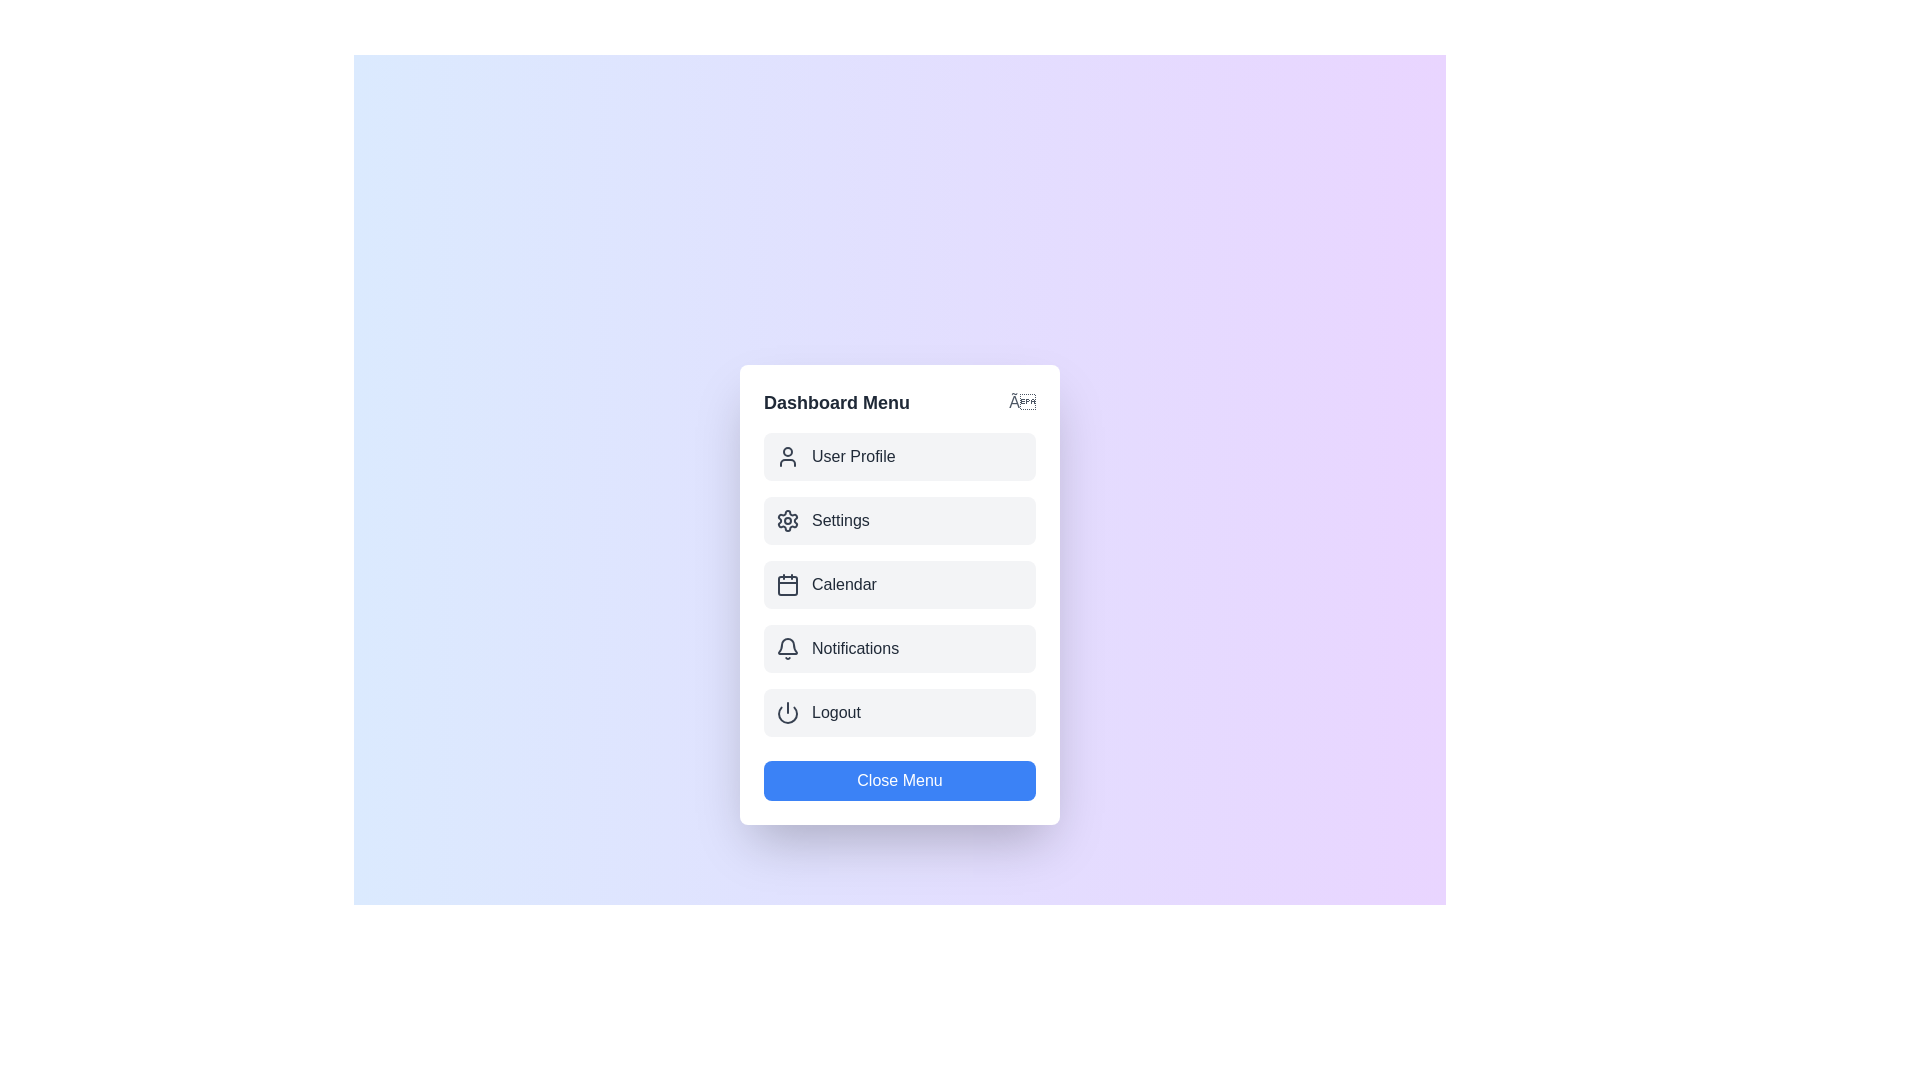 The height and width of the screenshot is (1080, 1920). What do you see at coordinates (786, 648) in the screenshot?
I see `the icon for the menu item Notifications` at bounding box center [786, 648].